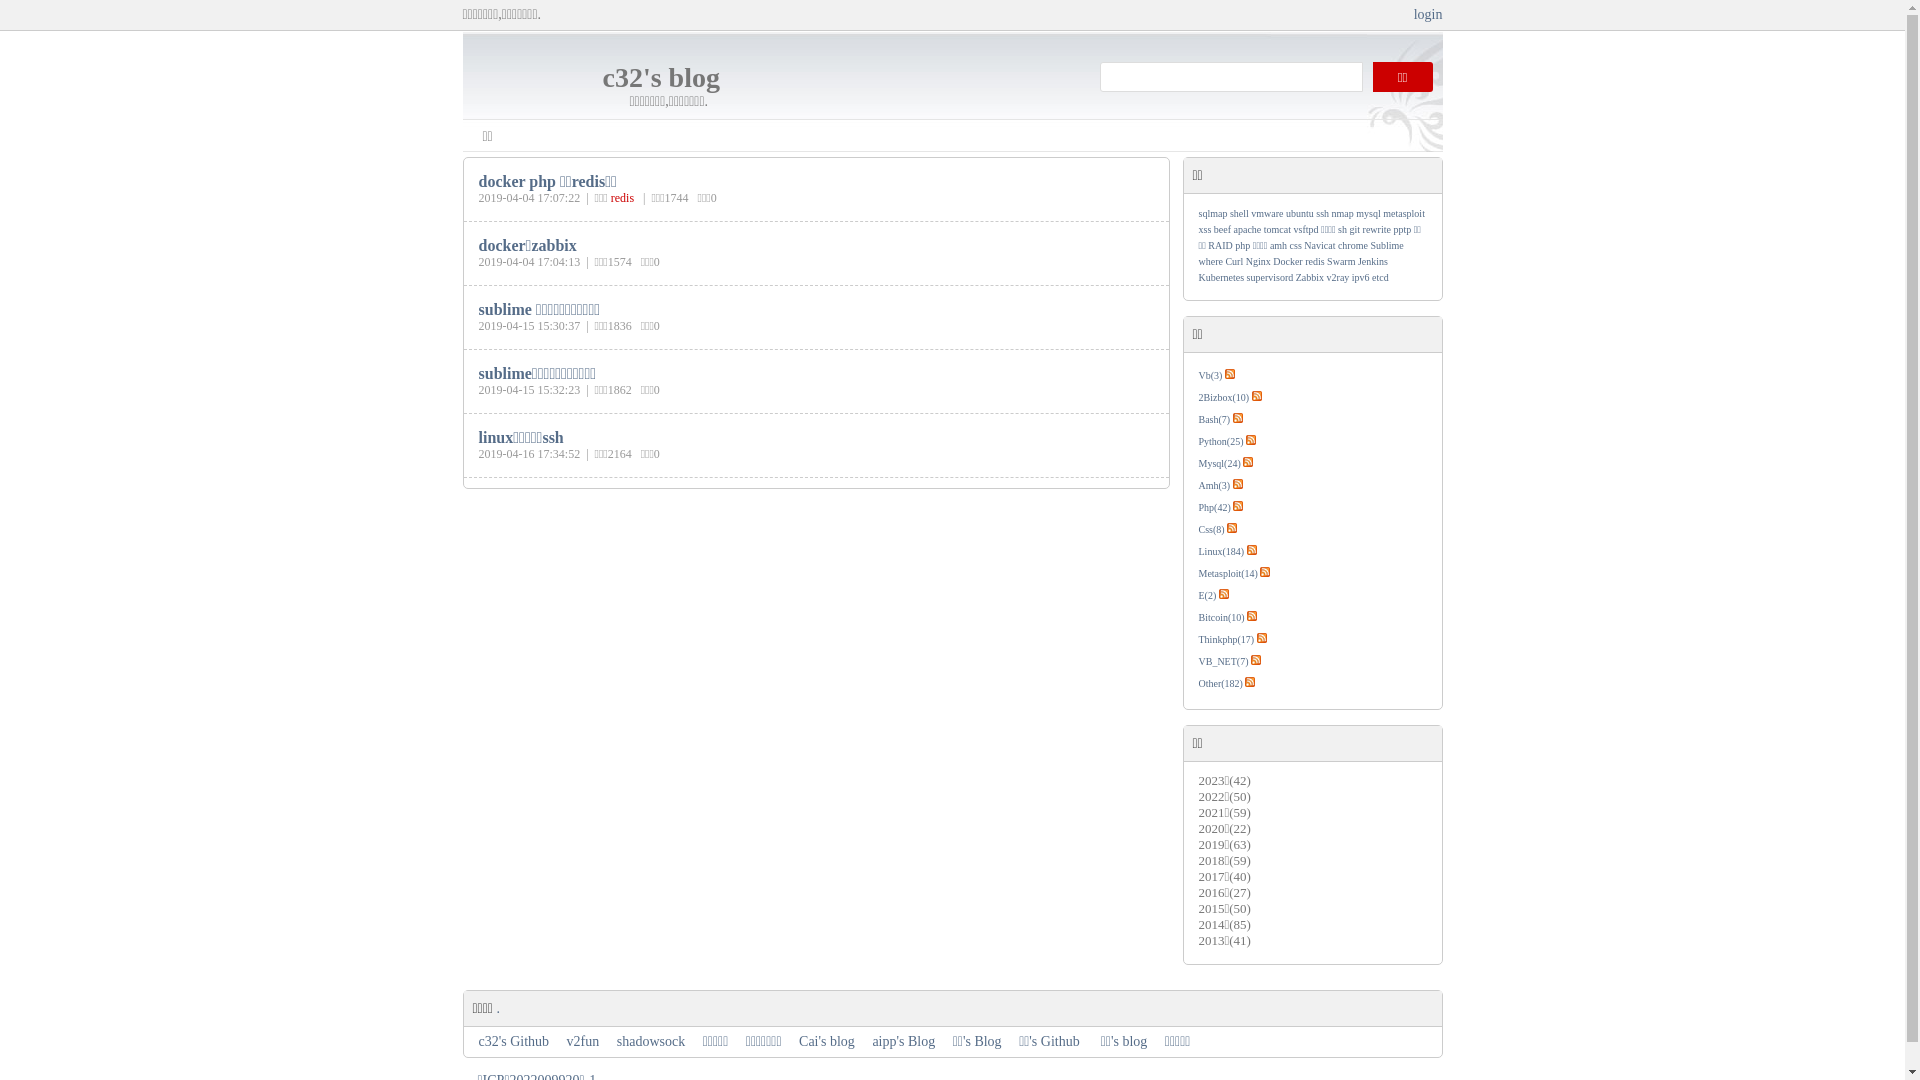 The image size is (1920, 1080). Describe the element at coordinates (1222, 397) in the screenshot. I see `'2Bizbox(10)'` at that location.